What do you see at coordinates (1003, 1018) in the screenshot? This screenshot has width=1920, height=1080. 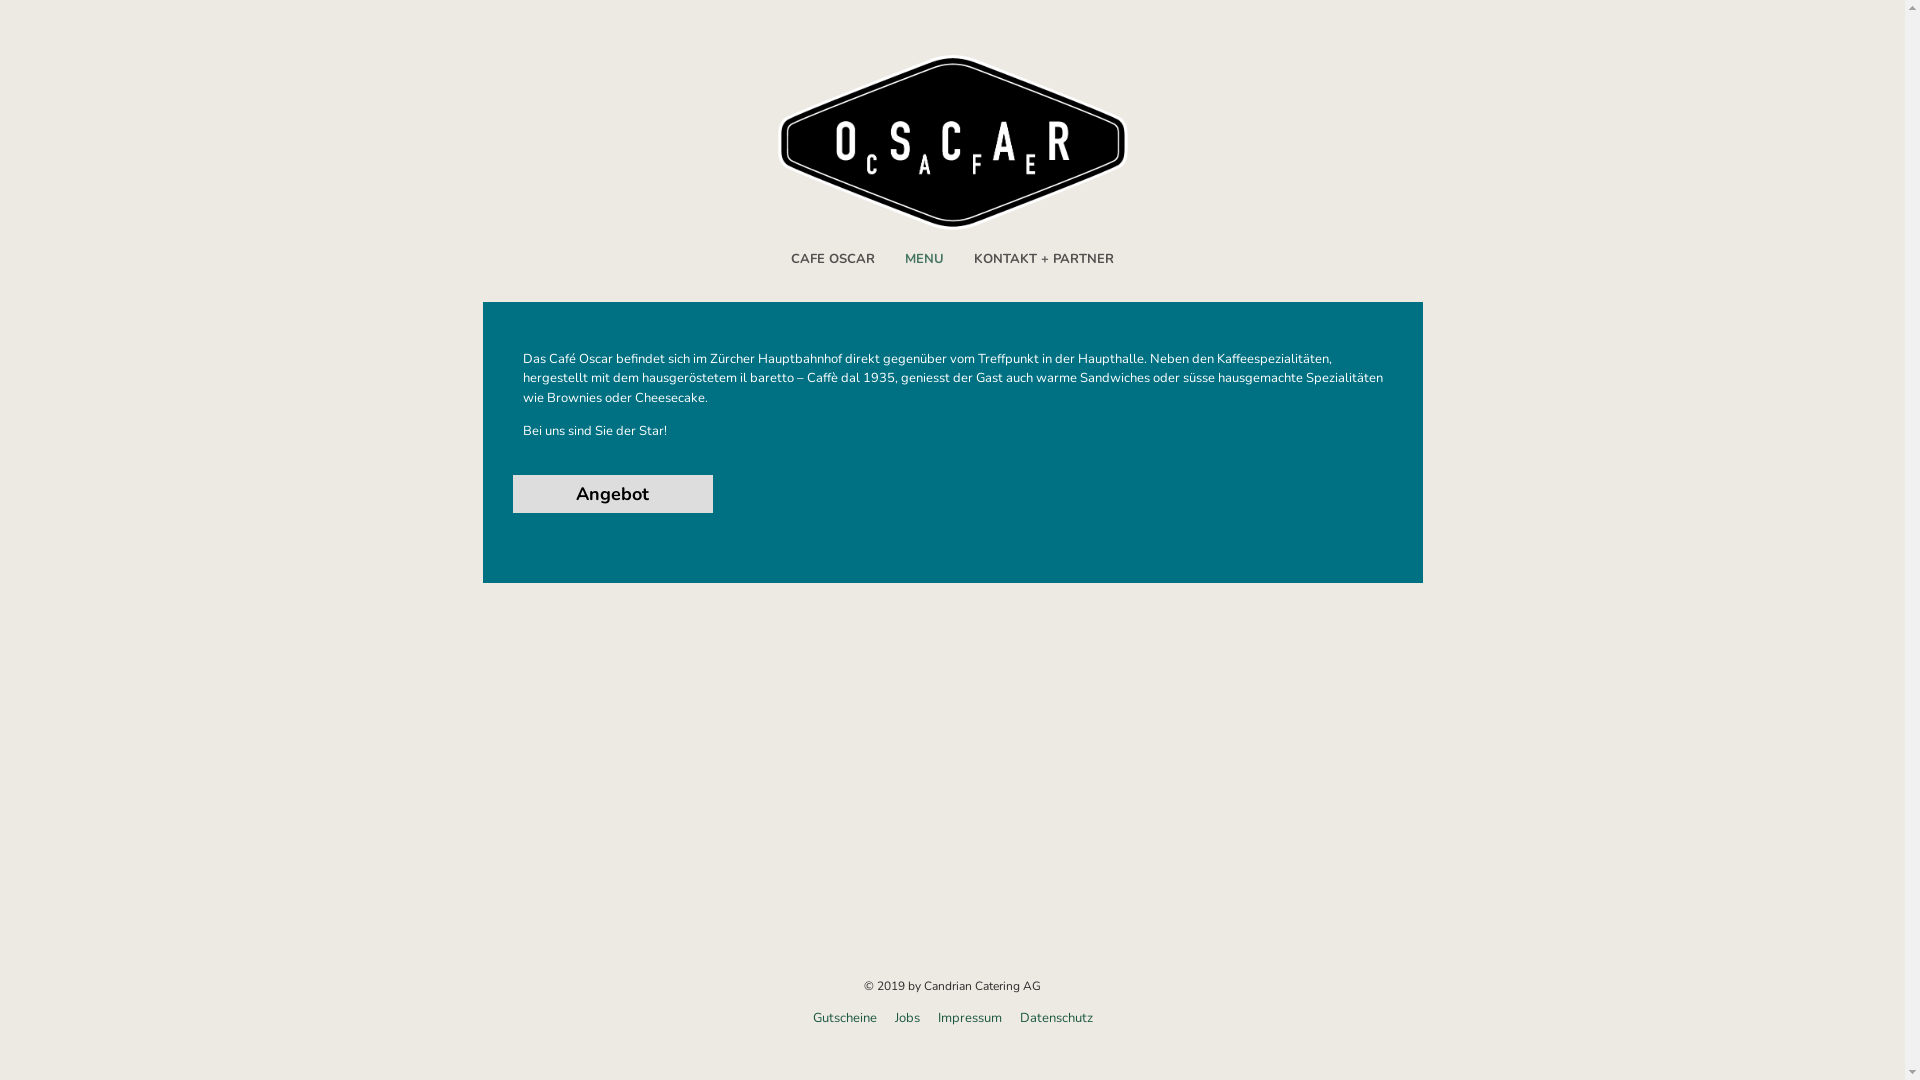 I see `'Datenschutz'` at bounding box center [1003, 1018].